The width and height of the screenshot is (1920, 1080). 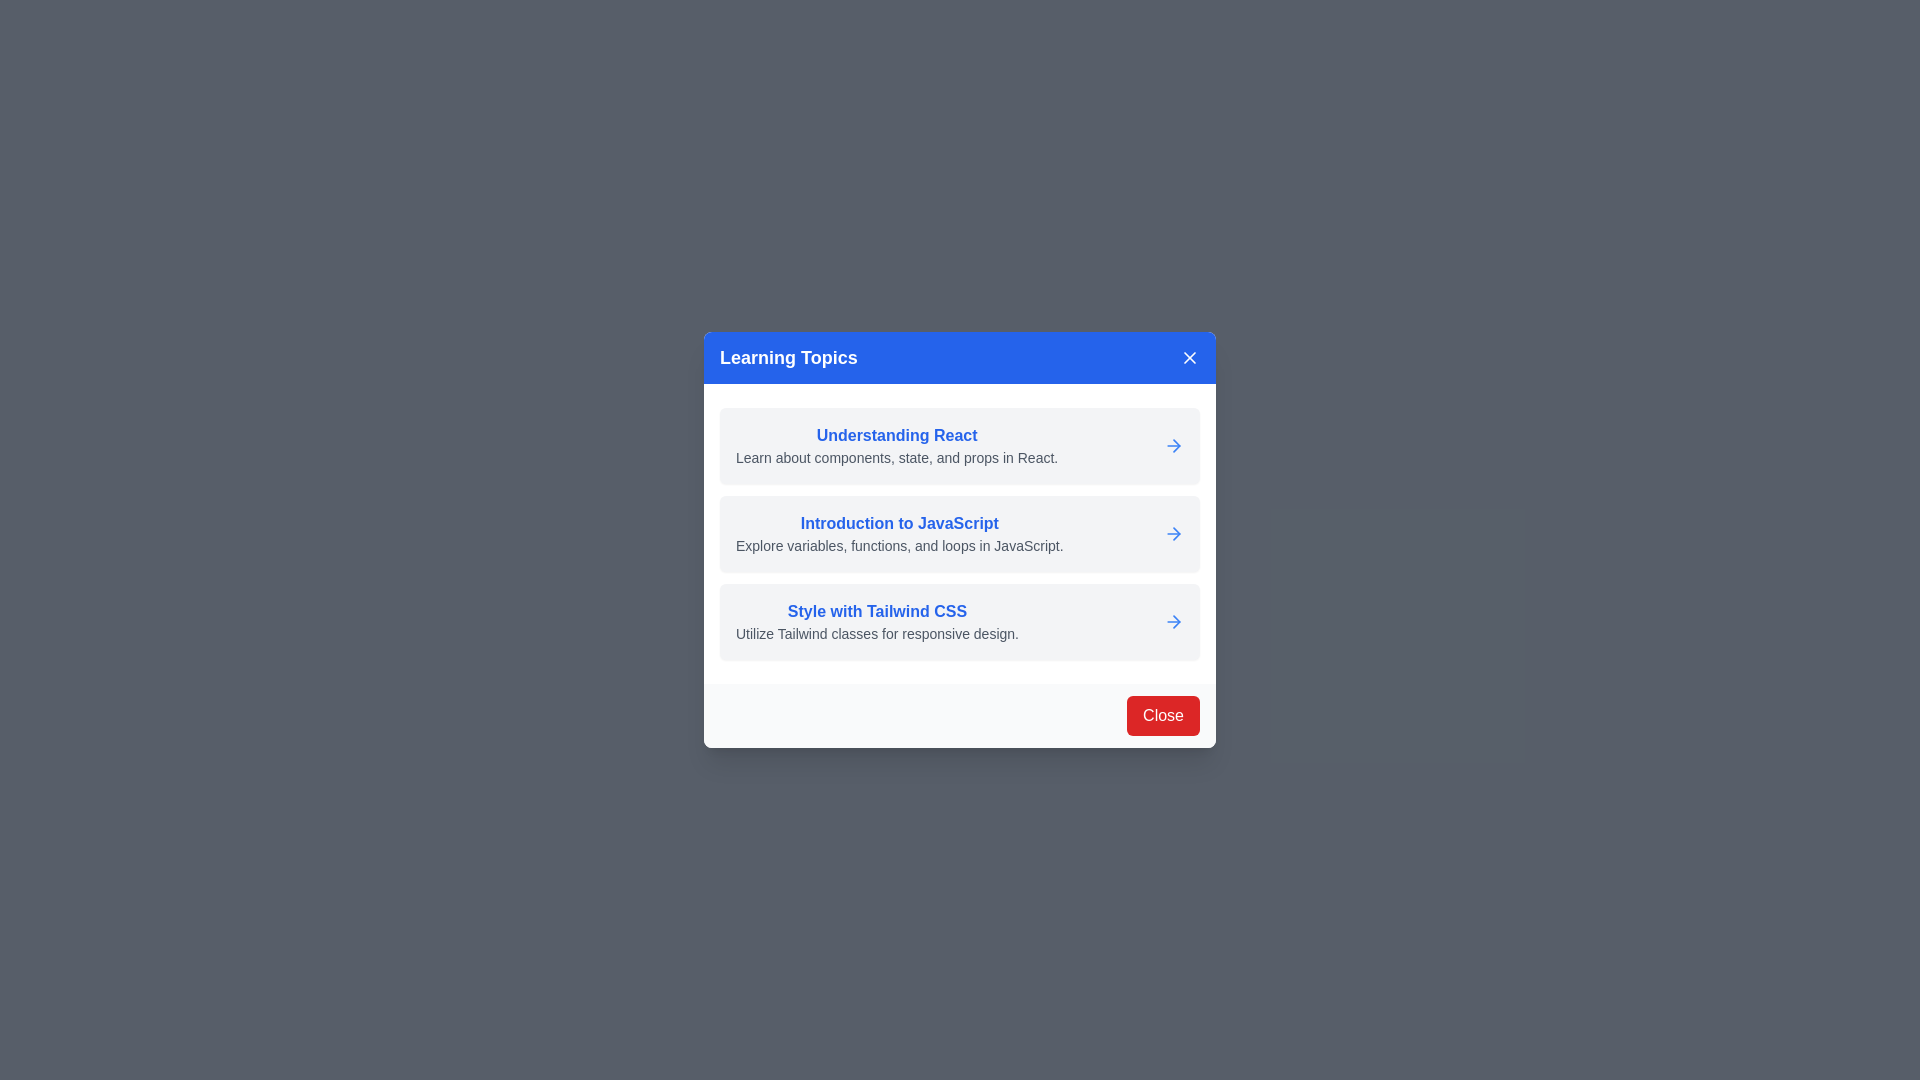 I want to click on the navigation icon located at the rightmost part of the third item in the vertical list inside the 'Learning Topics' modal, beside the 'Style with Tailwind CSS' text, so click(x=1176, y=620).